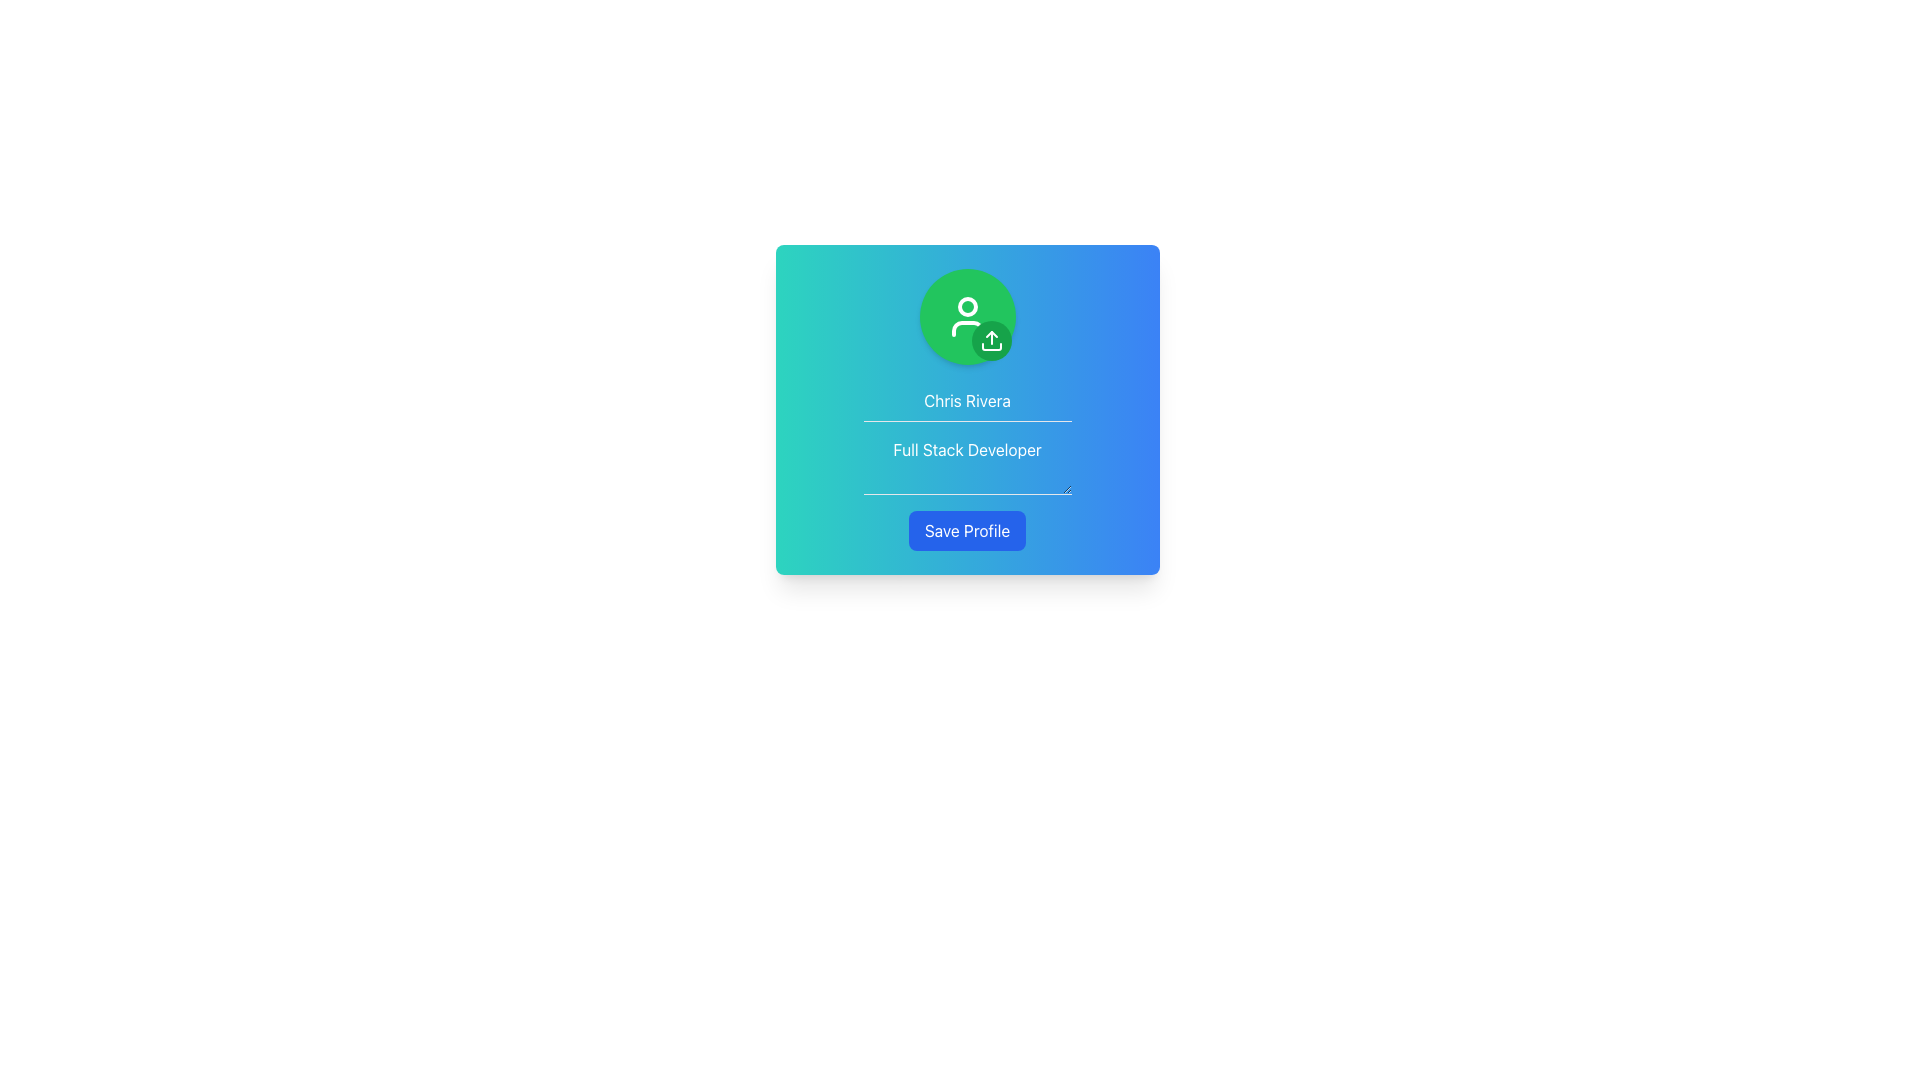  I want to click on the decorative circular shape within the SVG graphic that represents the user profile icon, located centrally within the green circular profile area, so click(967, 307).